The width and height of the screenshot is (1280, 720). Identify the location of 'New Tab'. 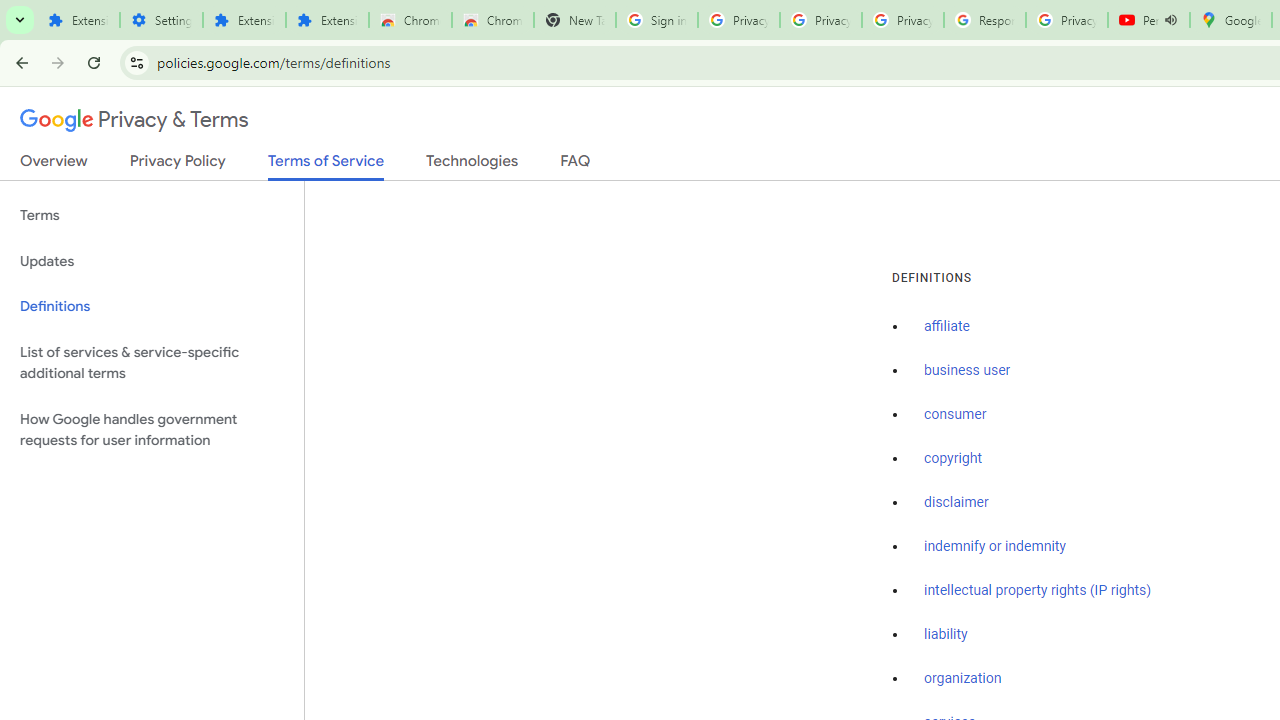
(573, 20).